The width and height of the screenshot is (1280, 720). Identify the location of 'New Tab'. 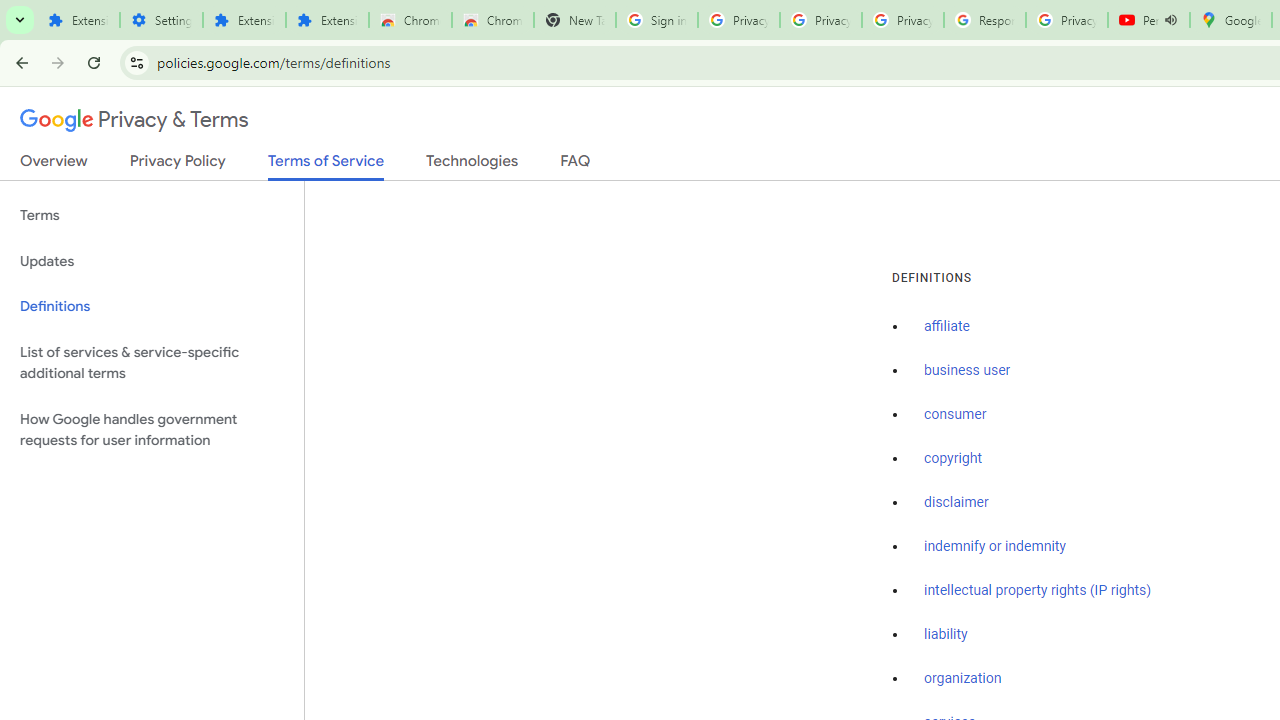
(573, 20).